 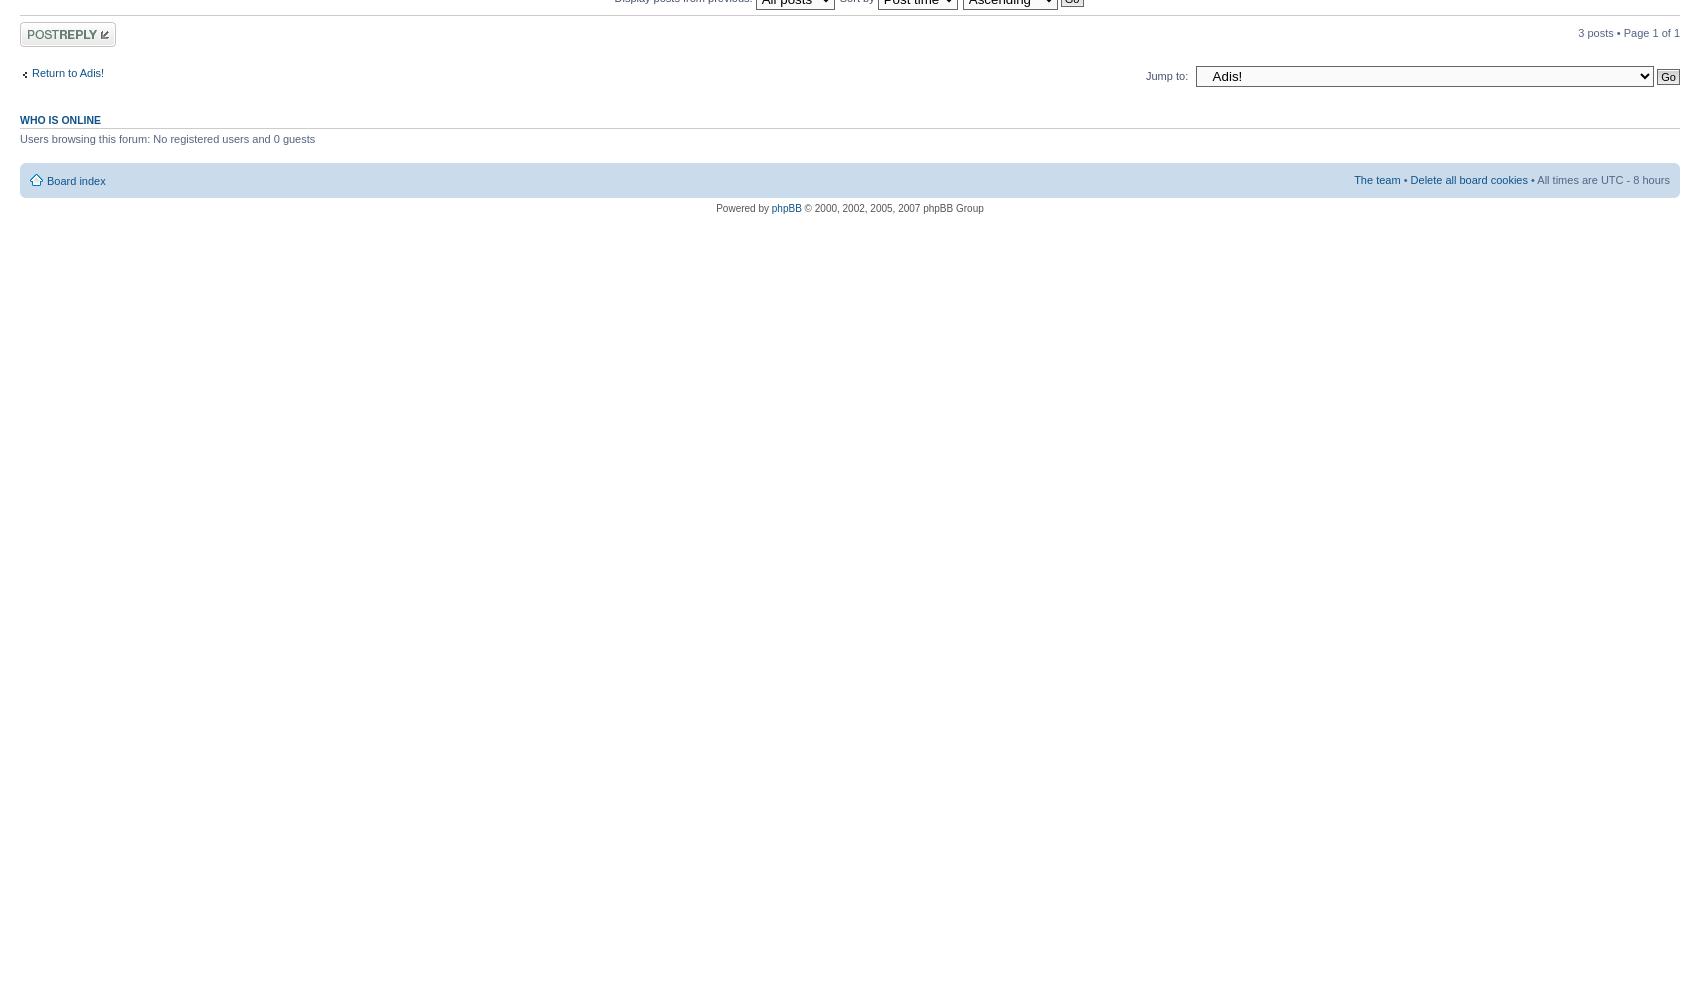 I want to click on 'Users browsing this forum: No registered users and 0 guests', so click(x=20, y=138).